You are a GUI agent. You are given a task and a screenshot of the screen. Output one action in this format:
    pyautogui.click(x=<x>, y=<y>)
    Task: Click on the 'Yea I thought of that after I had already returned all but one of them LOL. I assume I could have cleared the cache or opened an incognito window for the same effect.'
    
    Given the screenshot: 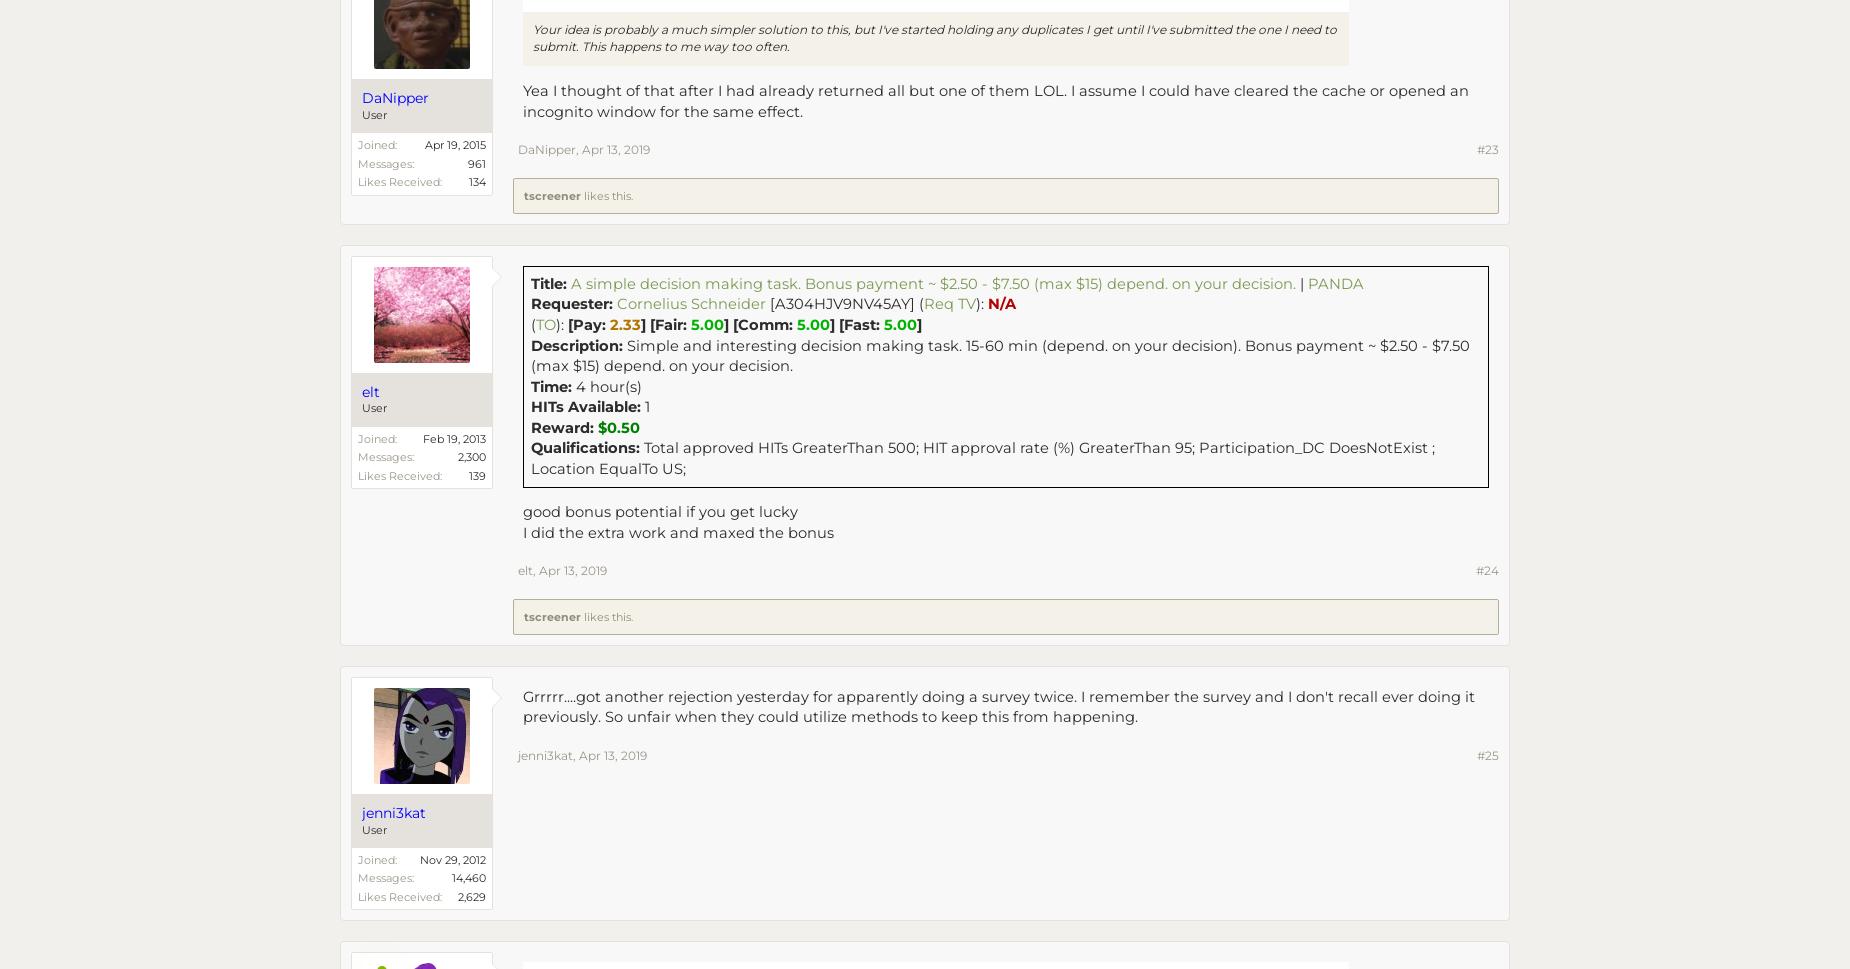 What is the action you would take?
    pyautogui.click(x=995, y=100)
    